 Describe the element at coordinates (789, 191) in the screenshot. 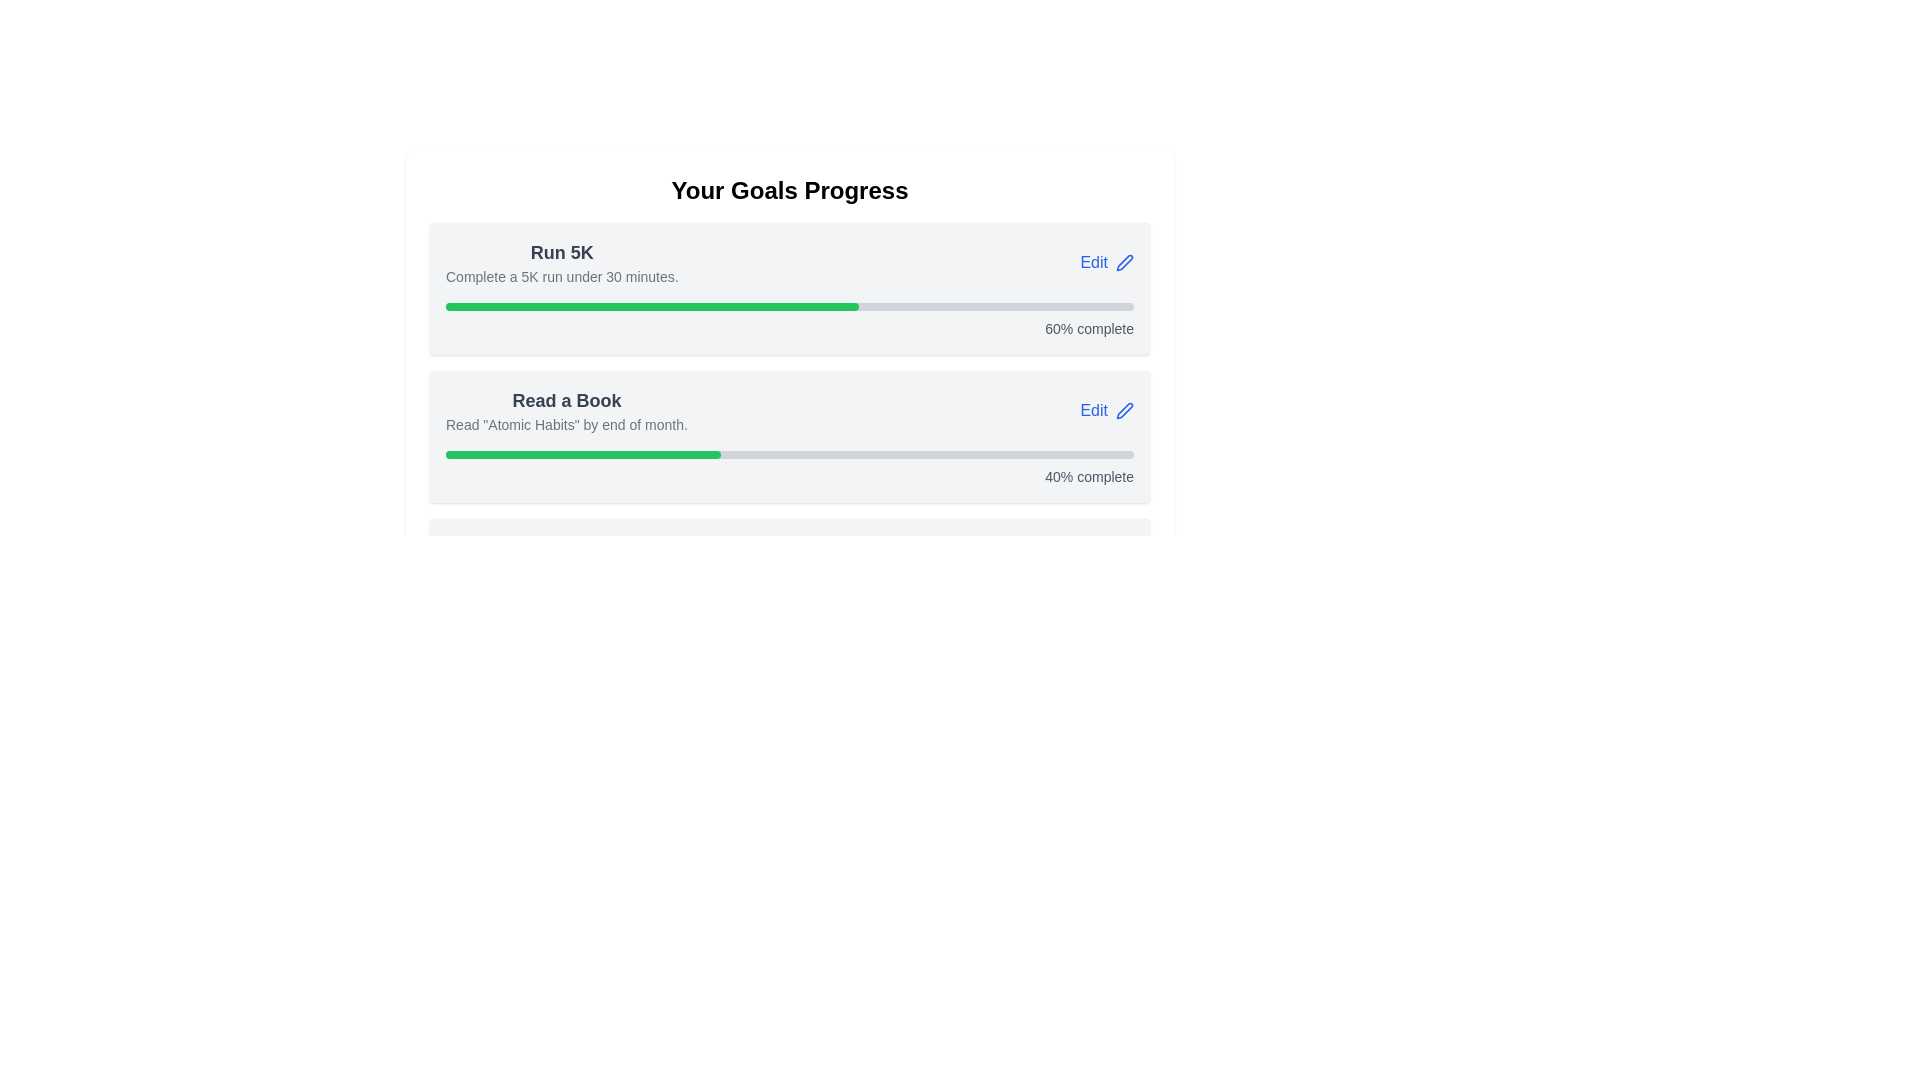

I see `the Text Header that serves as the title for the goals' progress section, located at the top center of the section` at that location.